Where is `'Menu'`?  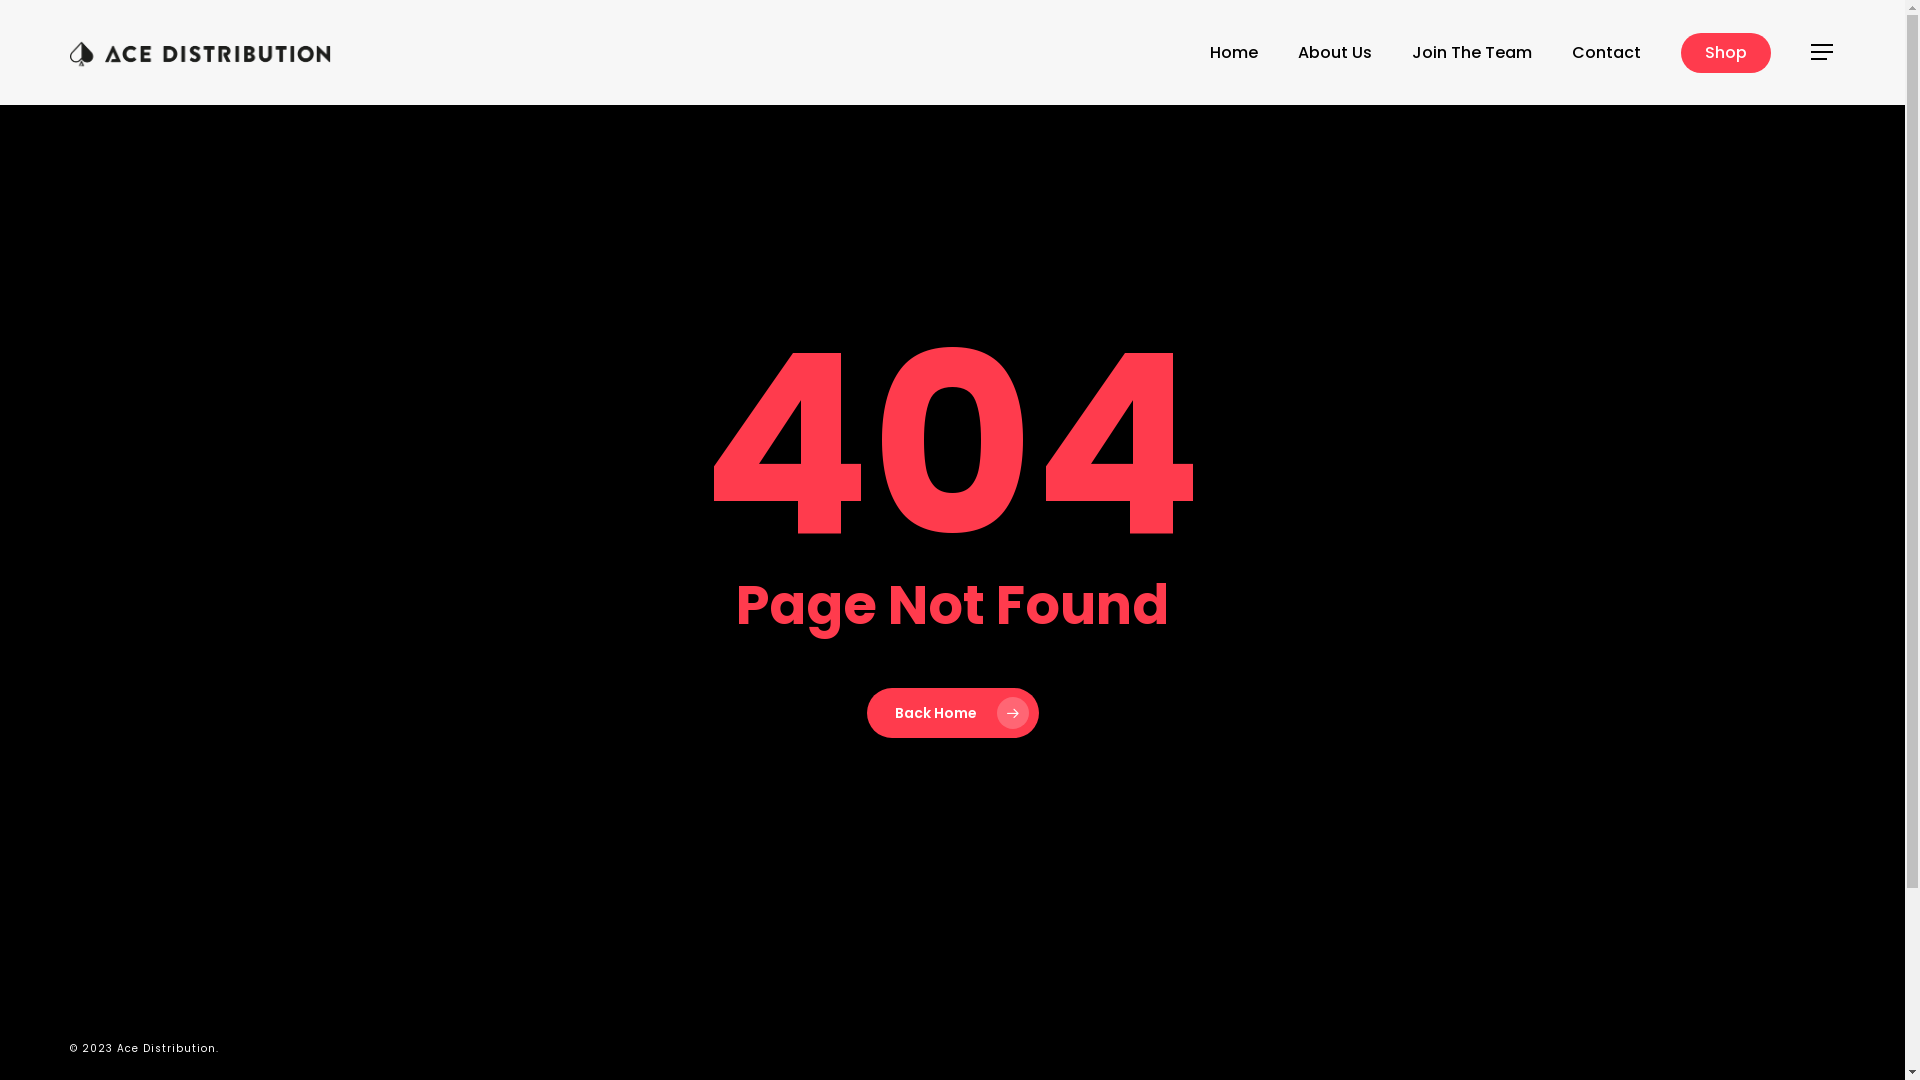 'Menu' is located at coordinates (1810, 51).